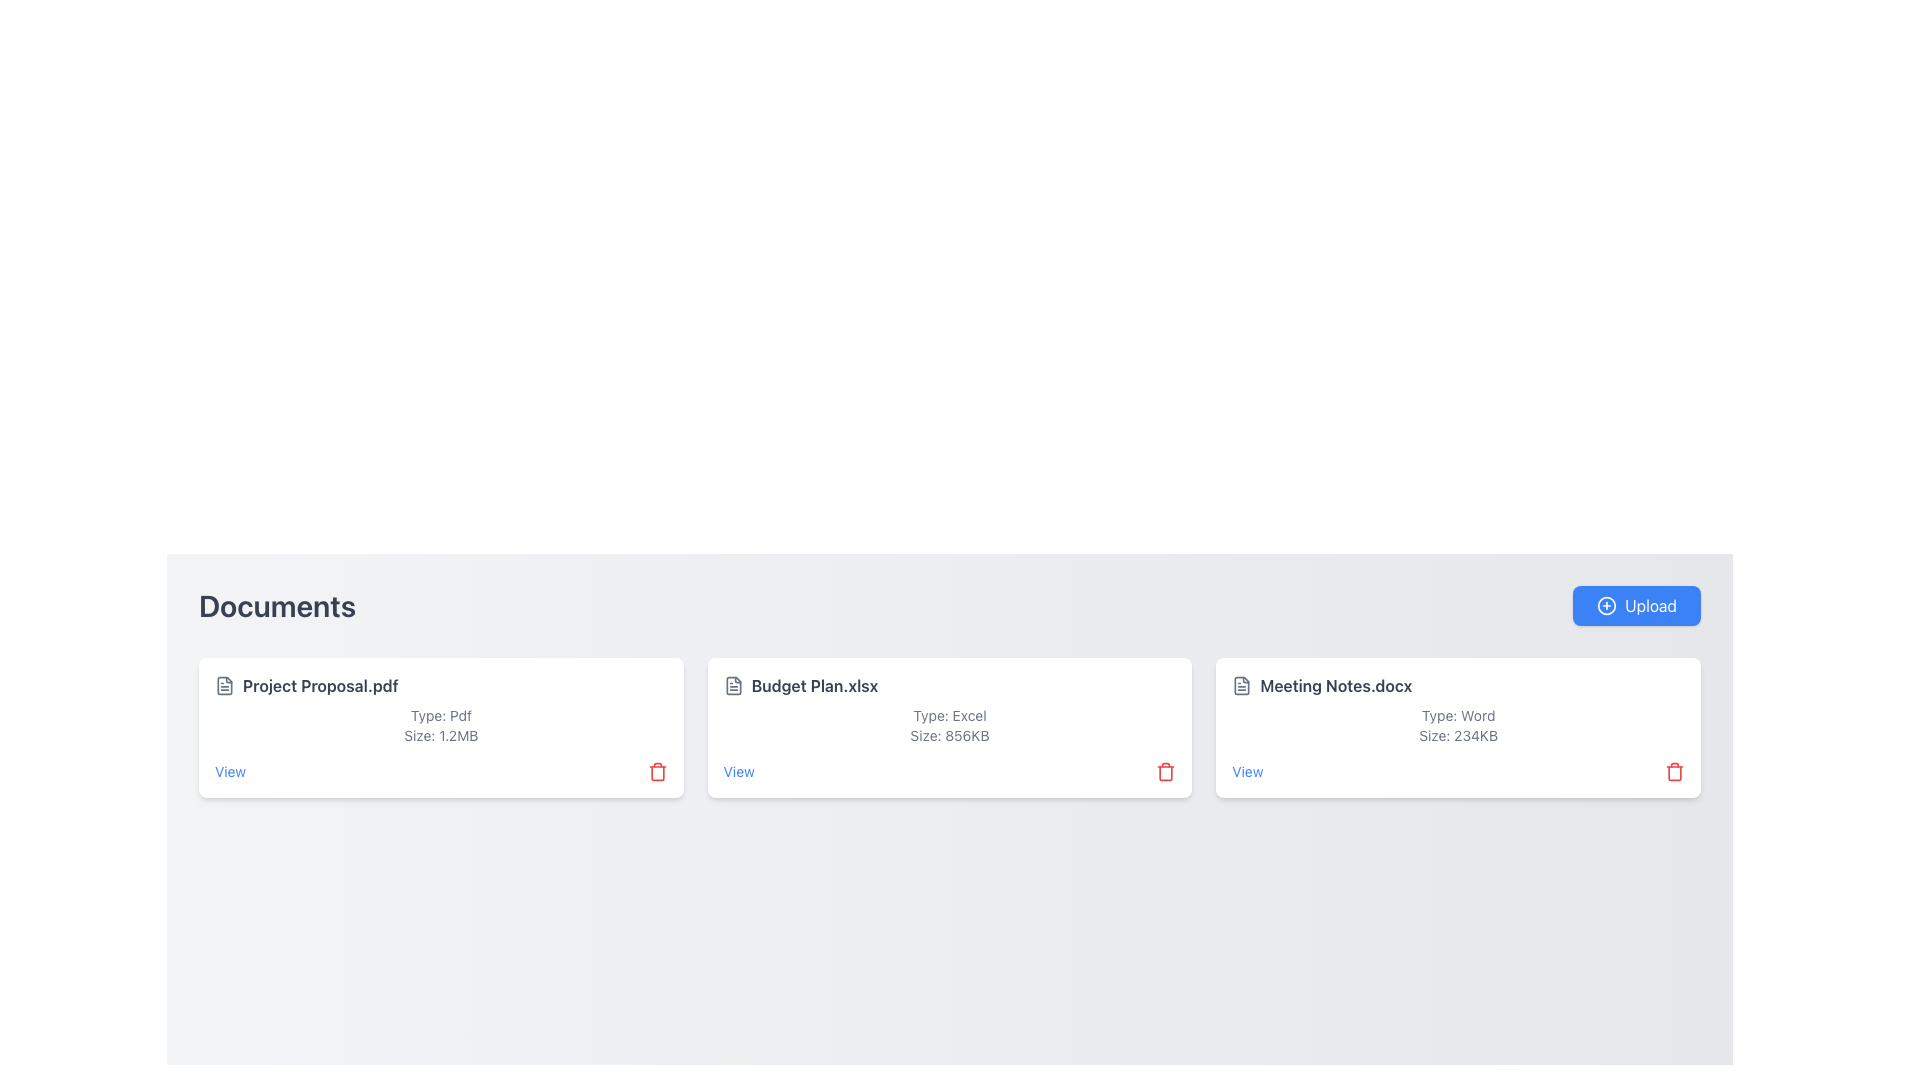 This screenshot has width=1920, height=1080. What do you see at coordinates (320, 685) in the screenshot?
I see `the bold gray text label displaying 'Project Proposal.pdf'` at bounding box center [320, 685].